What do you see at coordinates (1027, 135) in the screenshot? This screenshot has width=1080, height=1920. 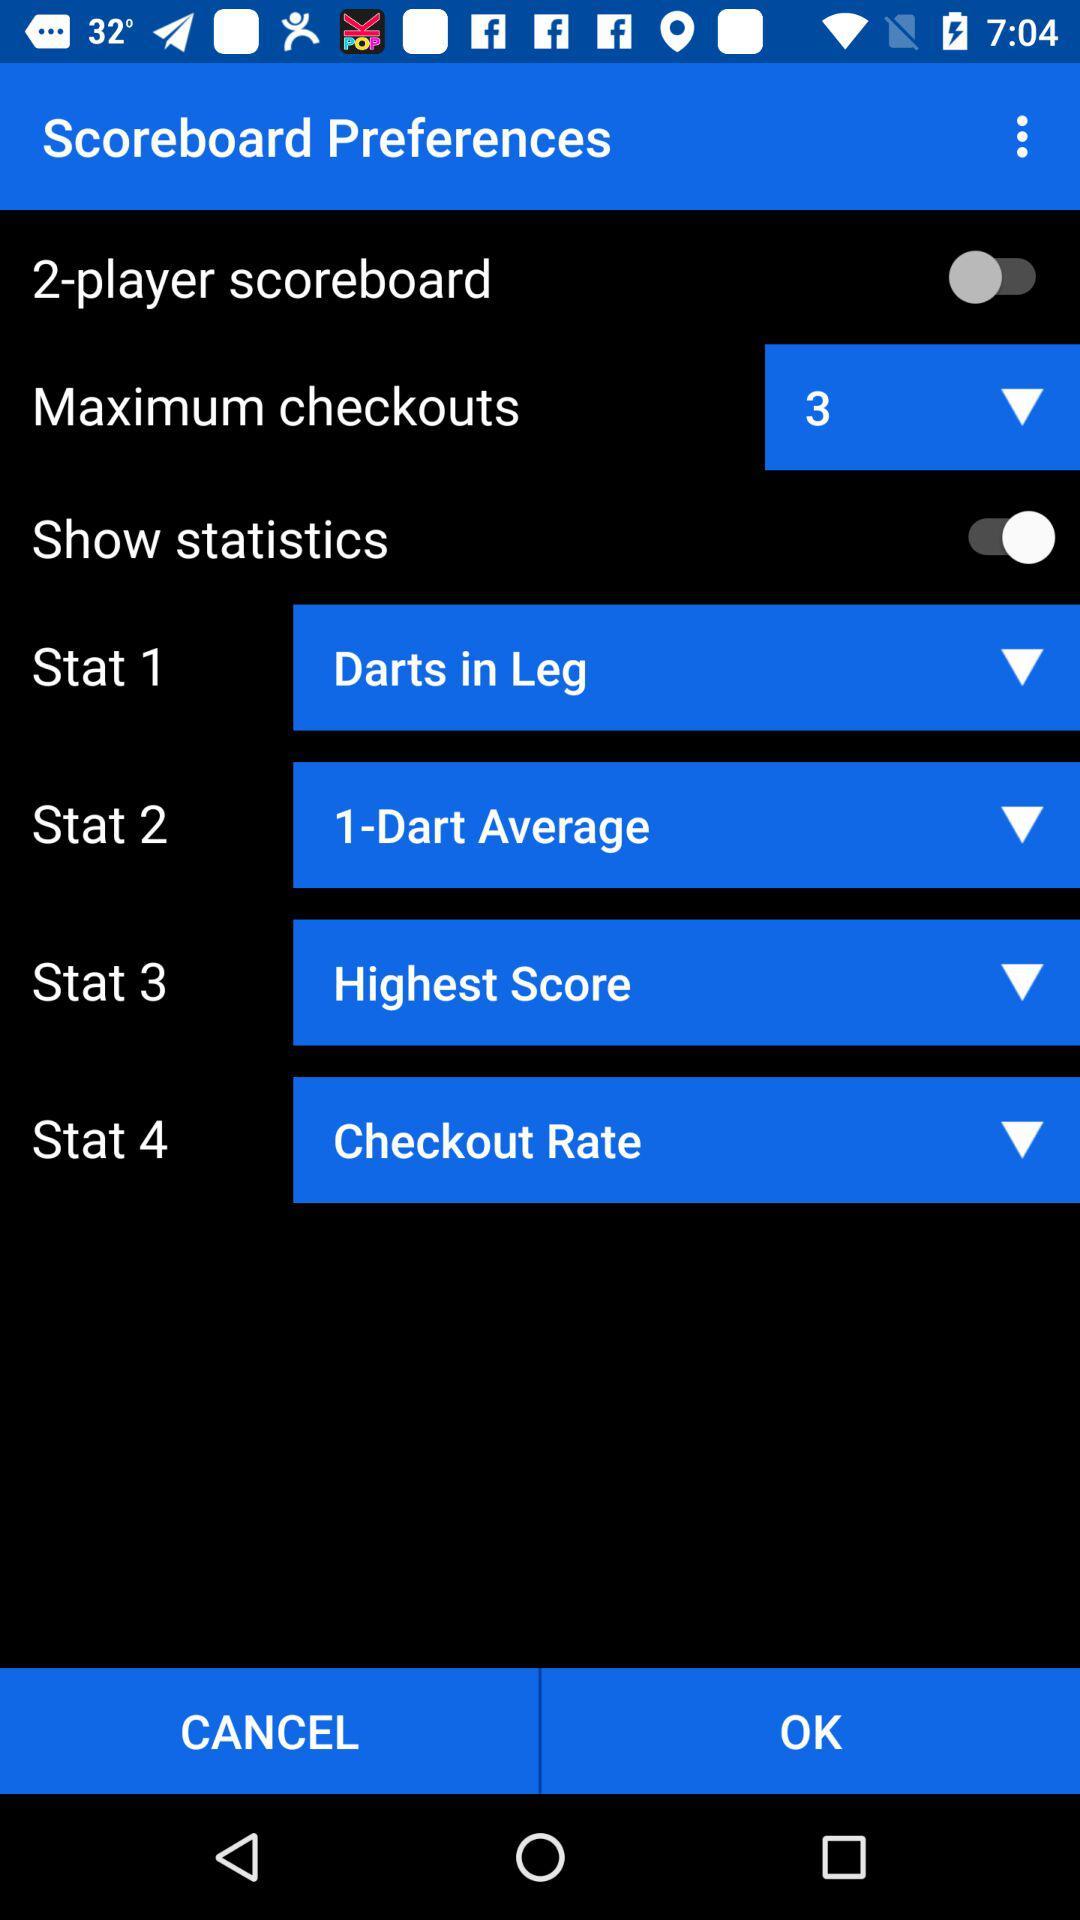 I see `the app to the right of the scoreboard preferences` at bounding box center [1027, 135].